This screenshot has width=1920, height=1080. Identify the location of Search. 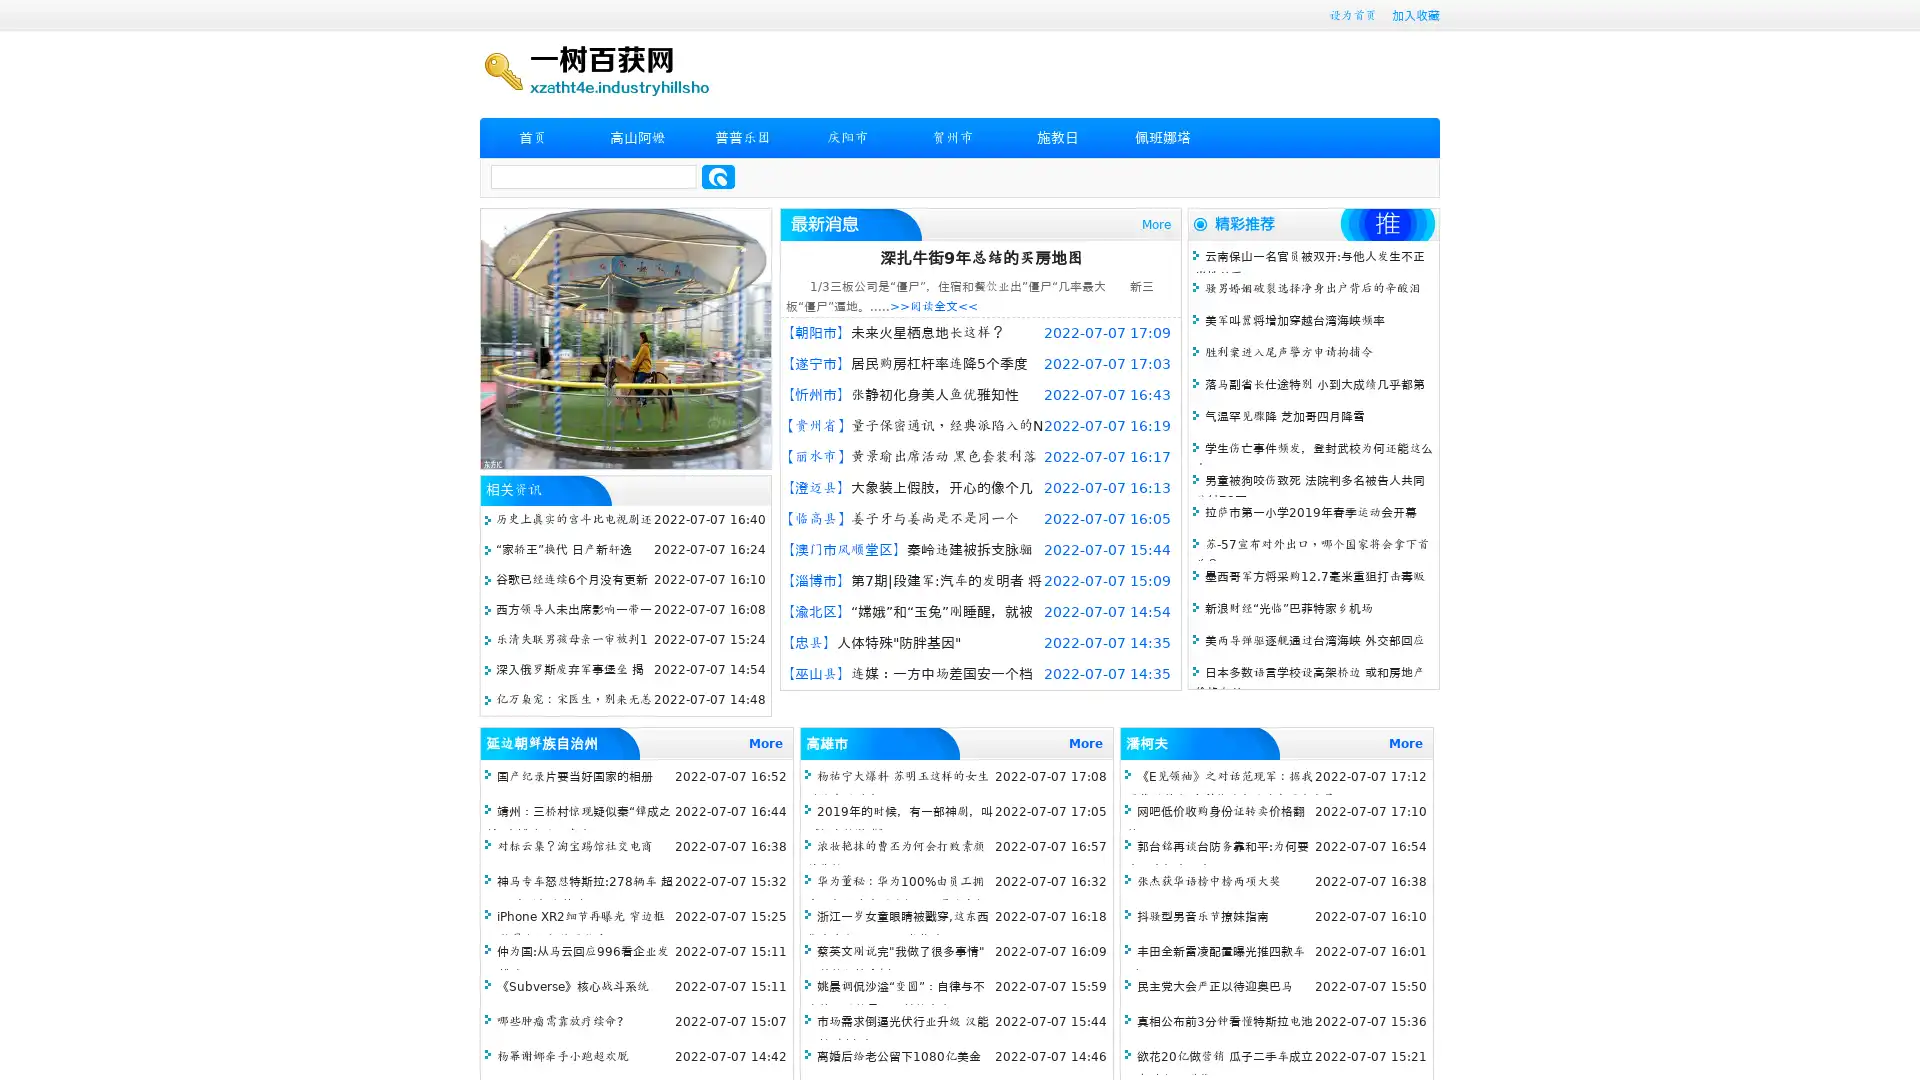
(718, 176).